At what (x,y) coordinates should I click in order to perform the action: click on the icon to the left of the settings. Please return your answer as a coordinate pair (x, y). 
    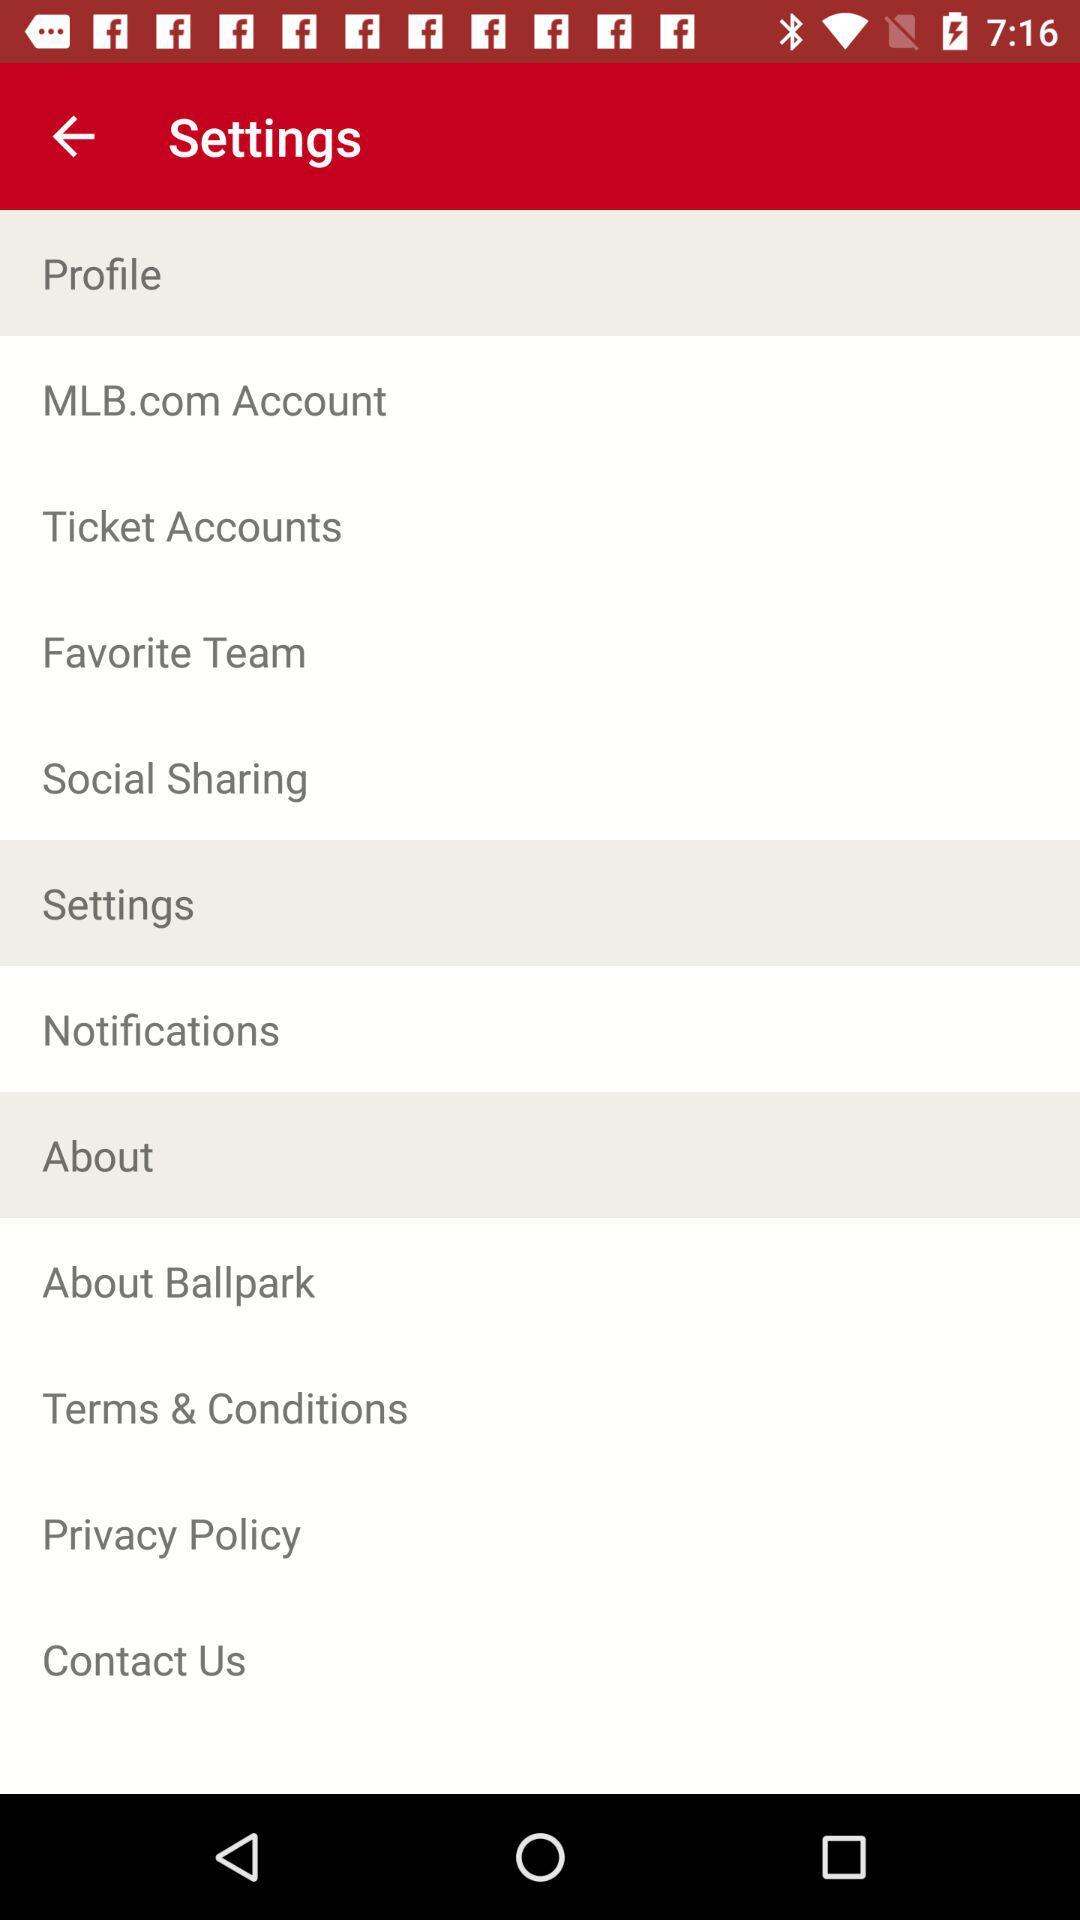
    Looking at the image, I should click on (72, 135).